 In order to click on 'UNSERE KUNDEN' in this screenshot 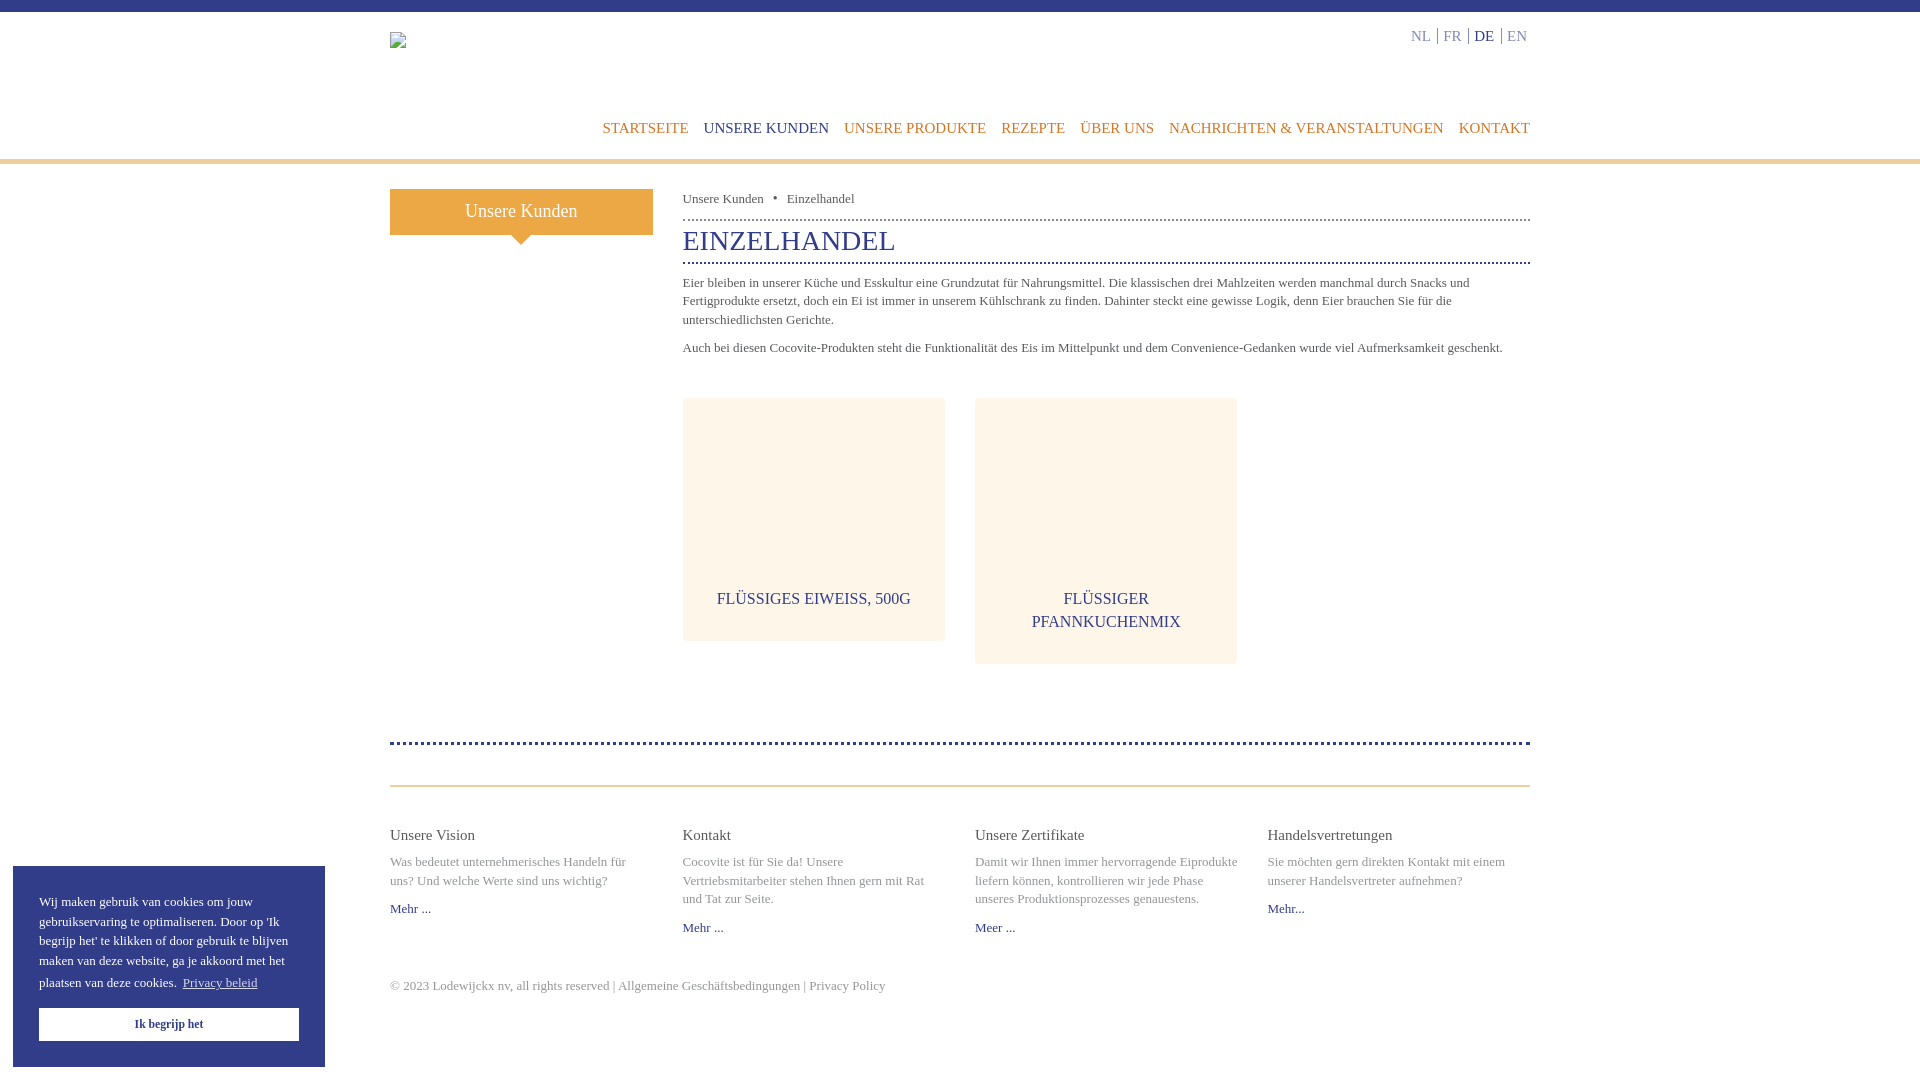, I will do `click(767, 127)`.